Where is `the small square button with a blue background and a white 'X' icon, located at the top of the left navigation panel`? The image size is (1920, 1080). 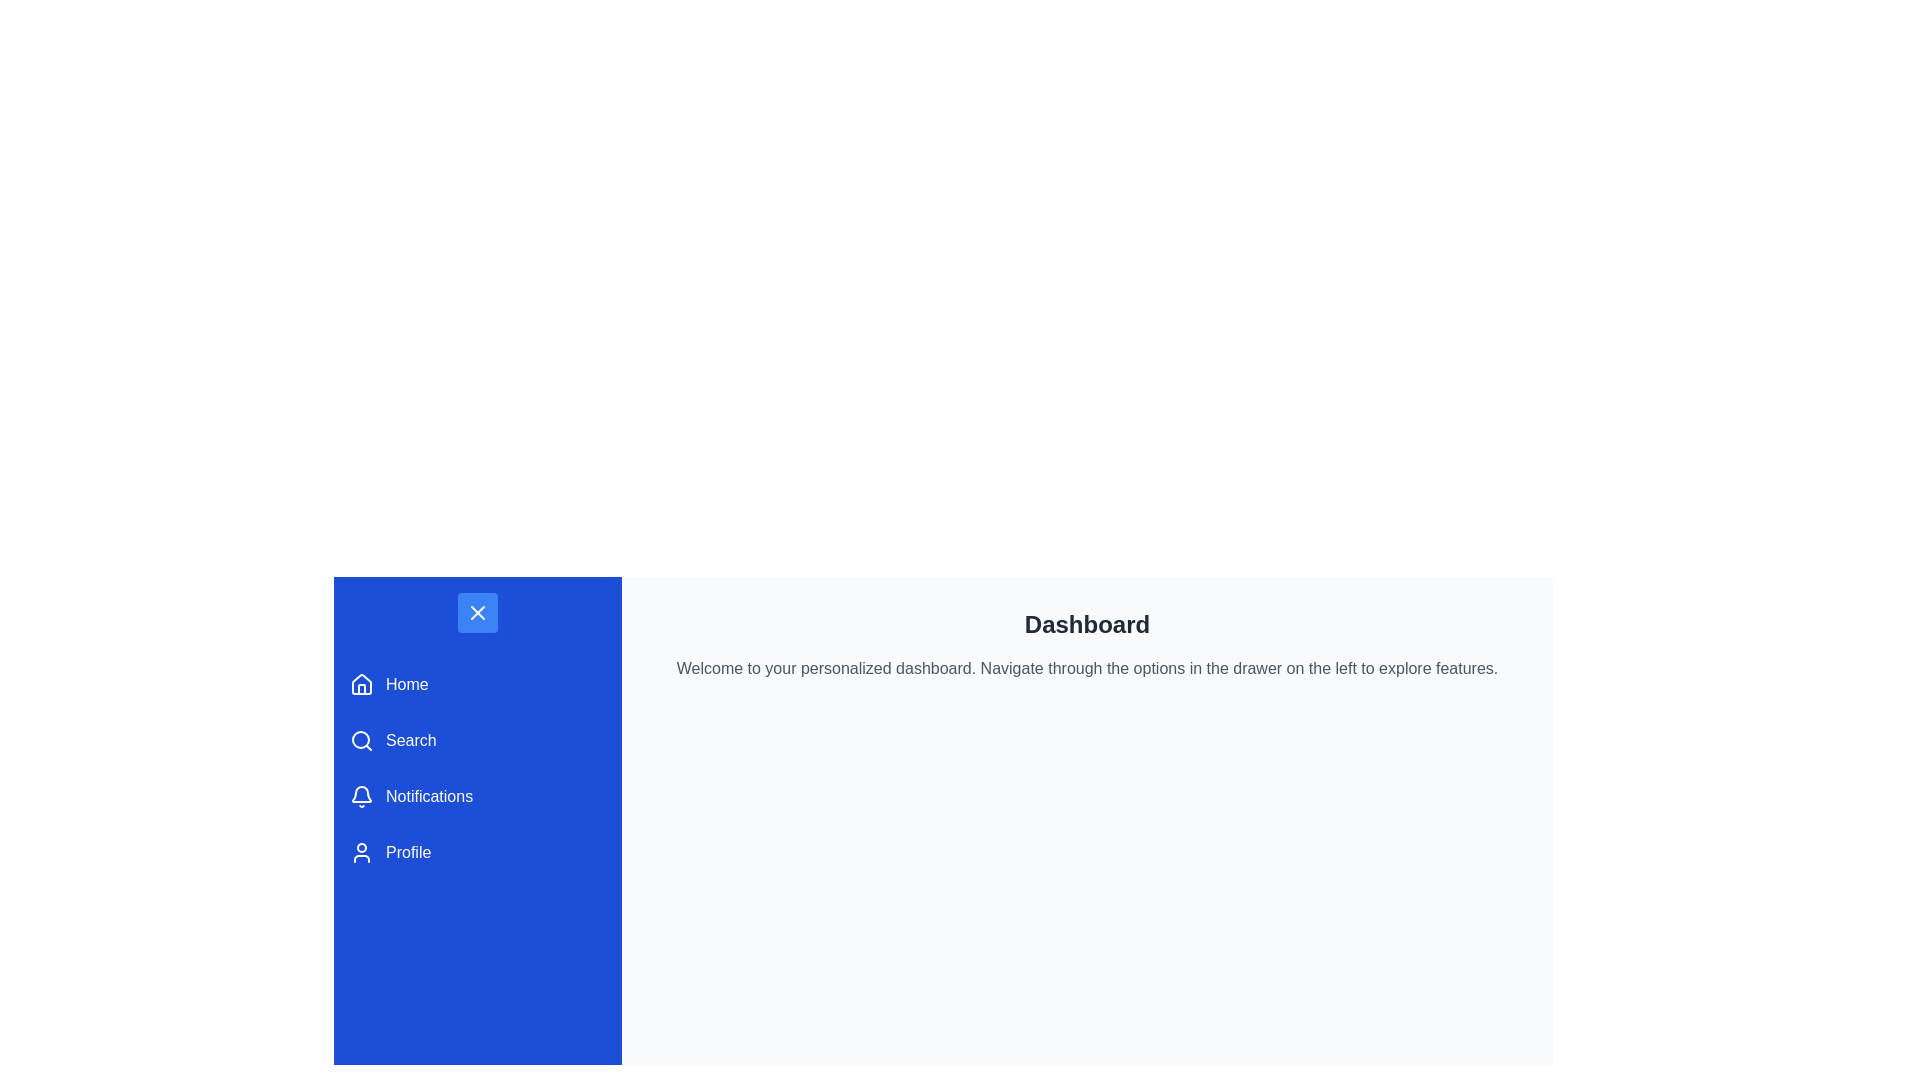
the small square button with a blue background and a white 'X' icon, located at the top of the left navigation panel is located at coordinates (477, 612).